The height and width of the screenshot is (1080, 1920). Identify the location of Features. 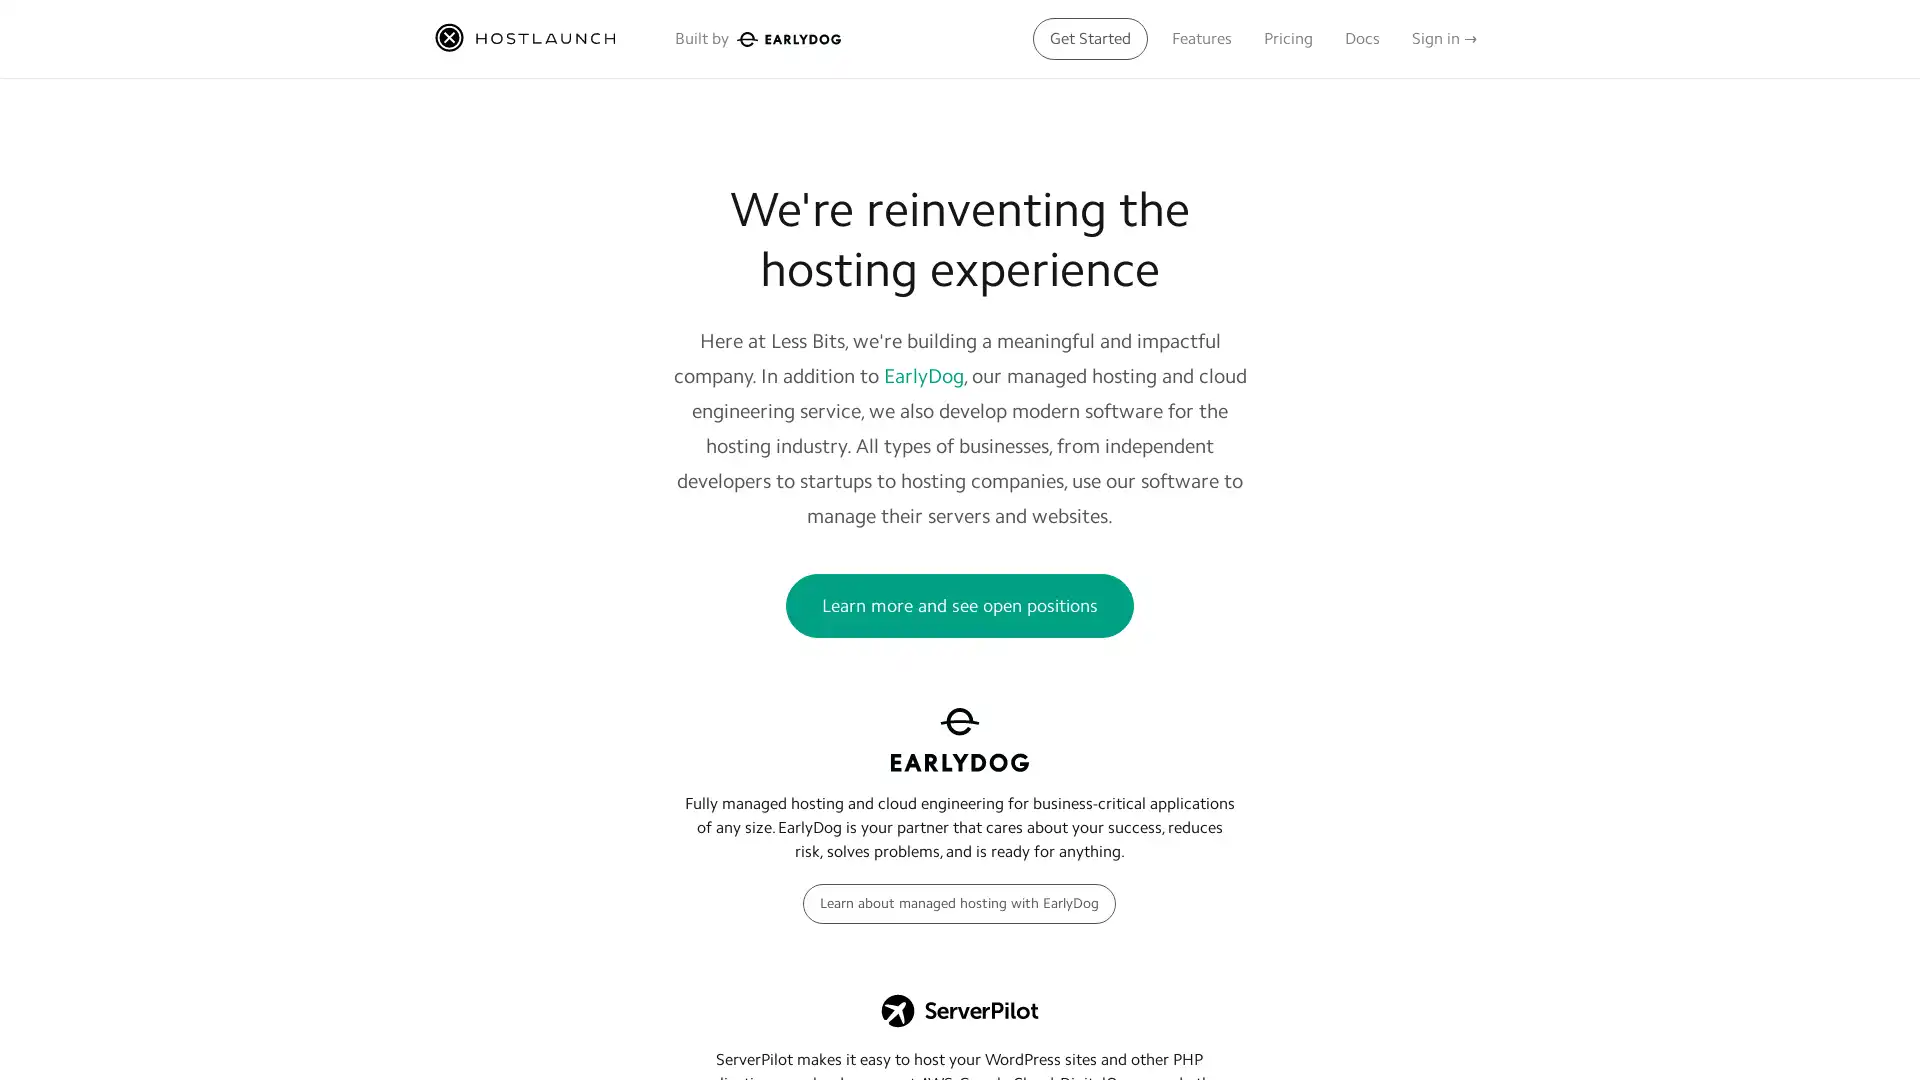
(1200, 38).